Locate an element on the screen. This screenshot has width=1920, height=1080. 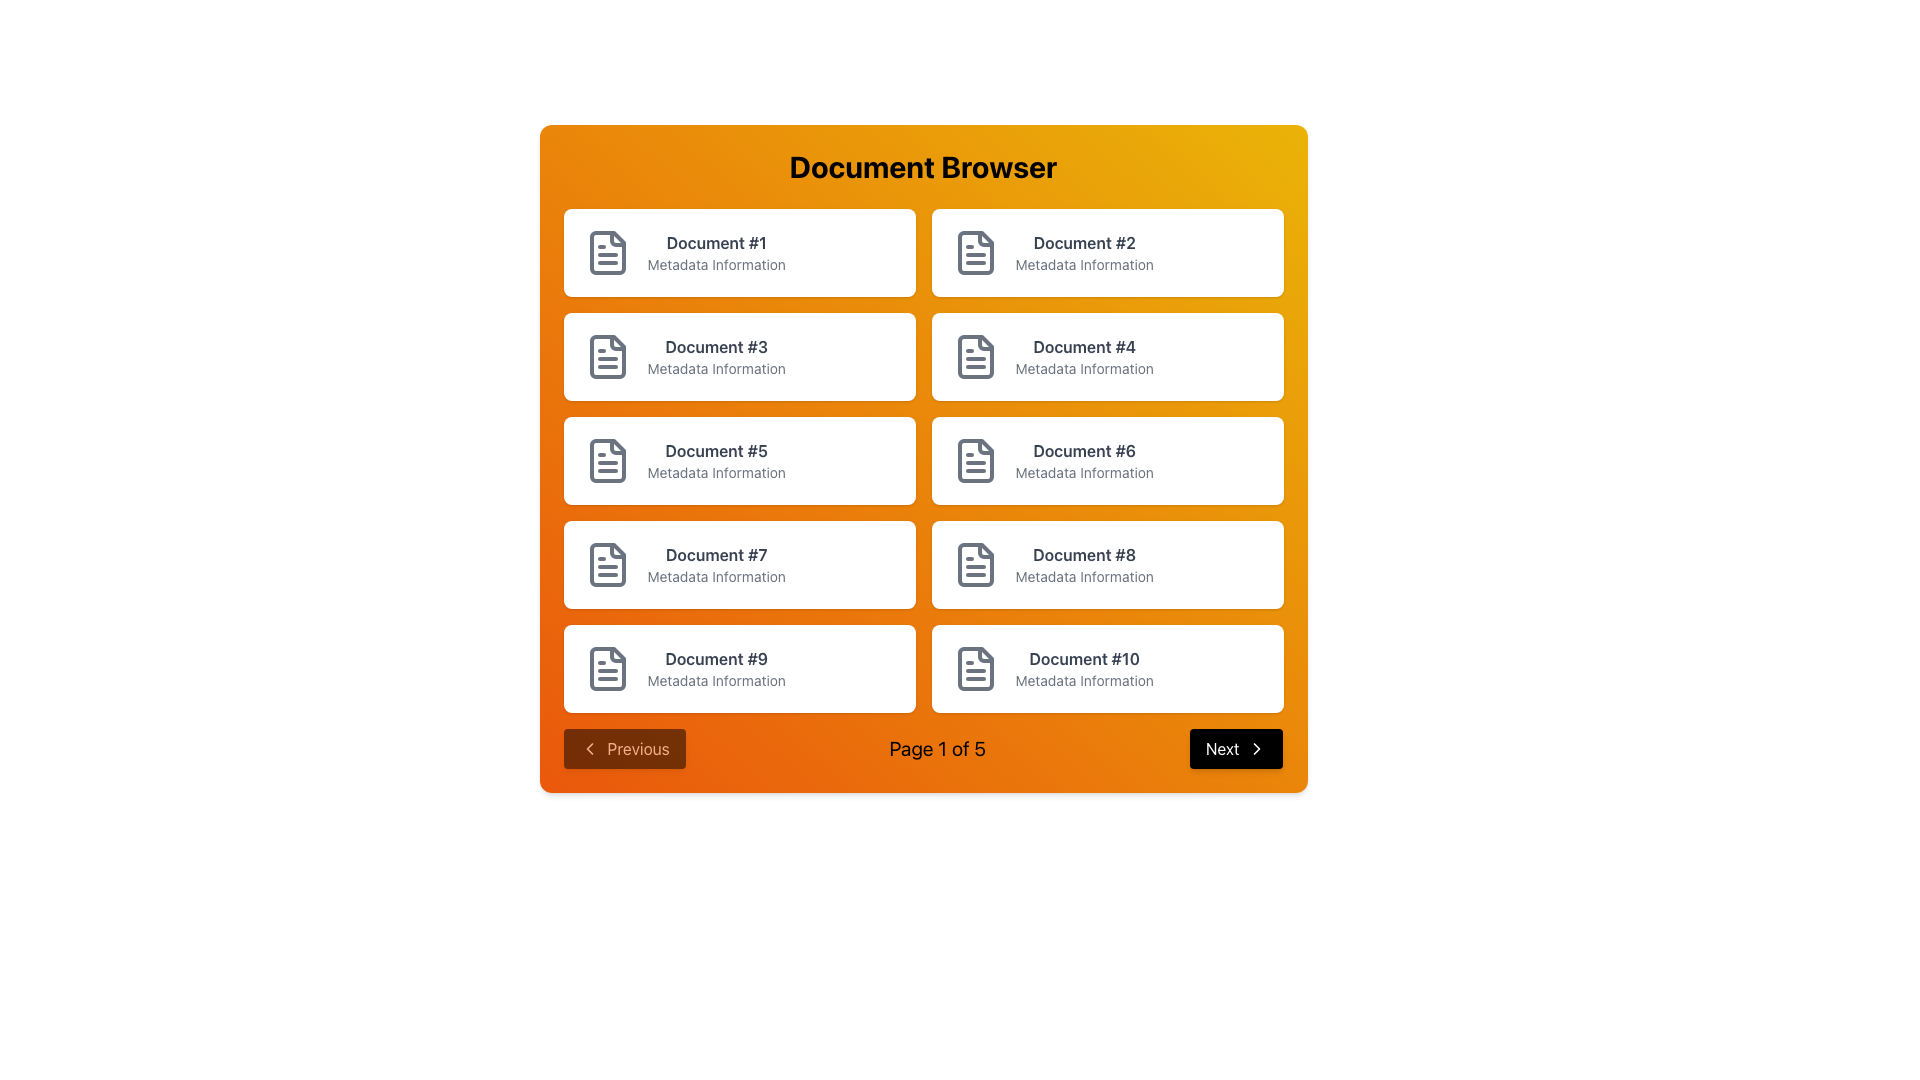
the static text element that provides metadata information for 'Document #8', located in the lower portion of the card labeled 'Document #8' is located at coordinates (1083, 577).